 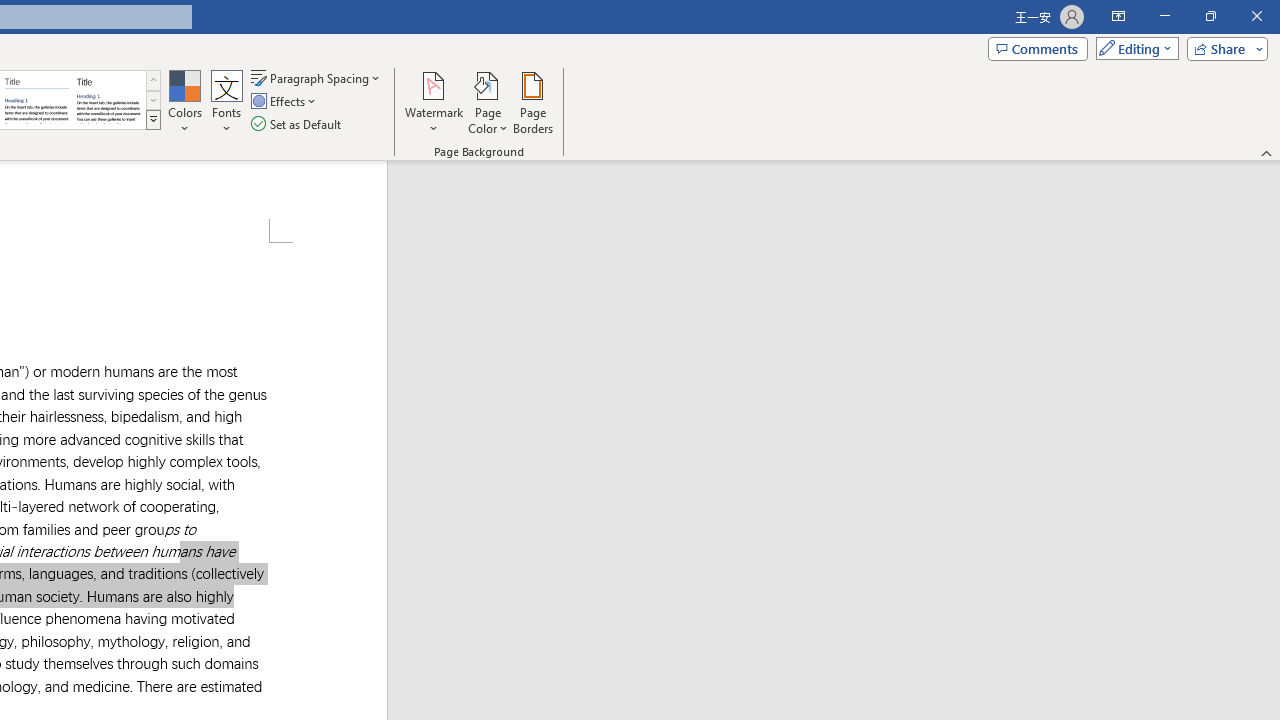 What do you see at coordinates (37, 100) in the screenshot?
I see `'Word 2010'` at bounding box center [37, 100].